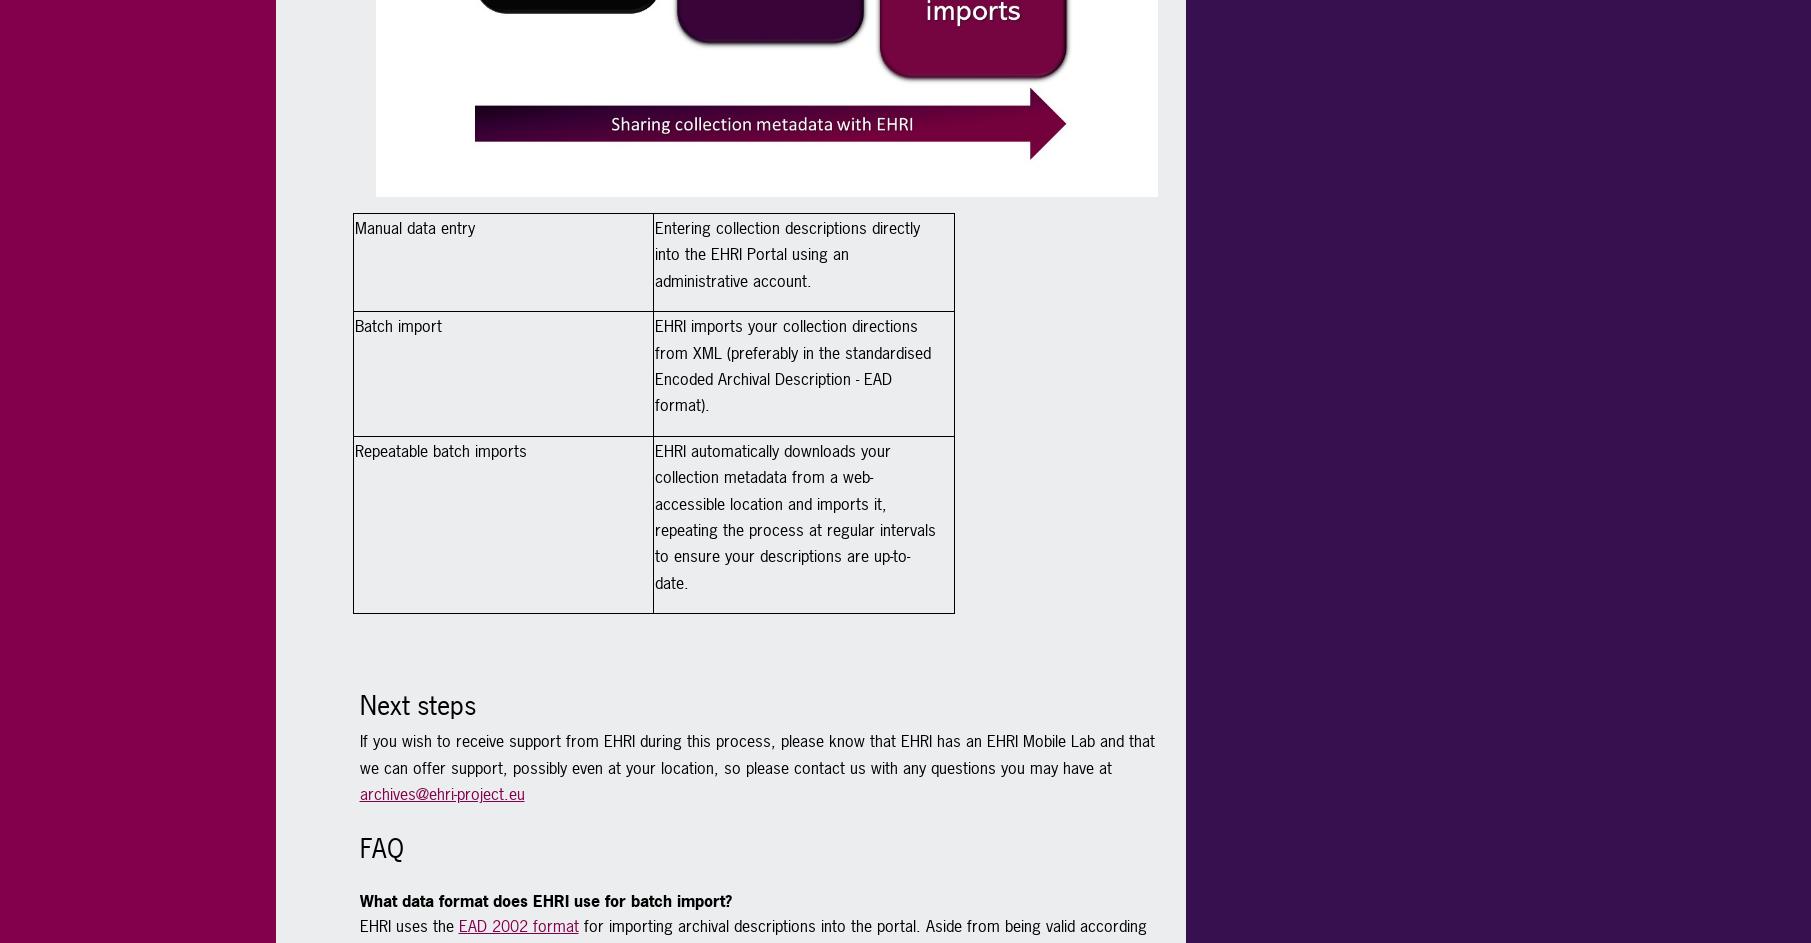  What do you see at coordinates (440, 449) in the screenshot?
I see `'Repeatable batch imports'` at bounding box center [440, 449].